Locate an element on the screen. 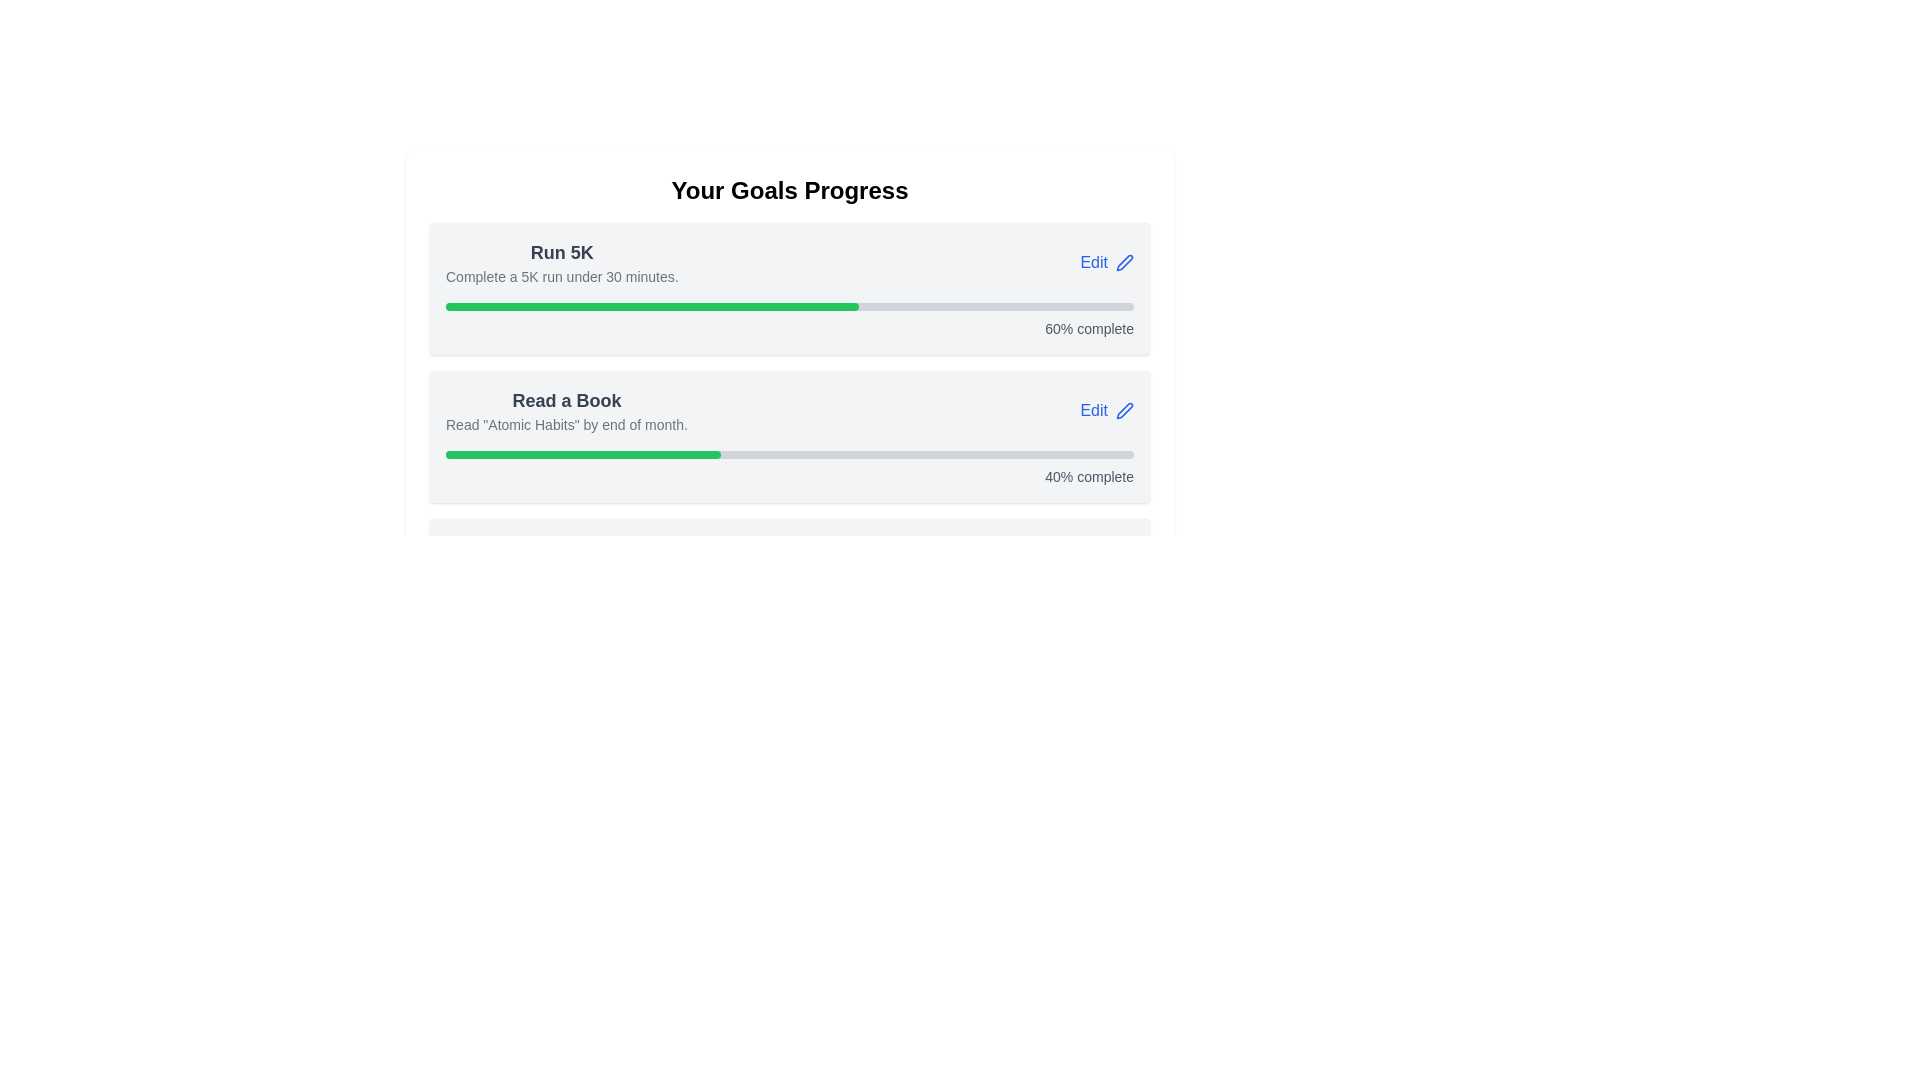  the progress bar segment representing the completion percentage of the 'Read a Book' goal, located in the top-left corner of the visible progress bar is located at coordinates (582, 455).